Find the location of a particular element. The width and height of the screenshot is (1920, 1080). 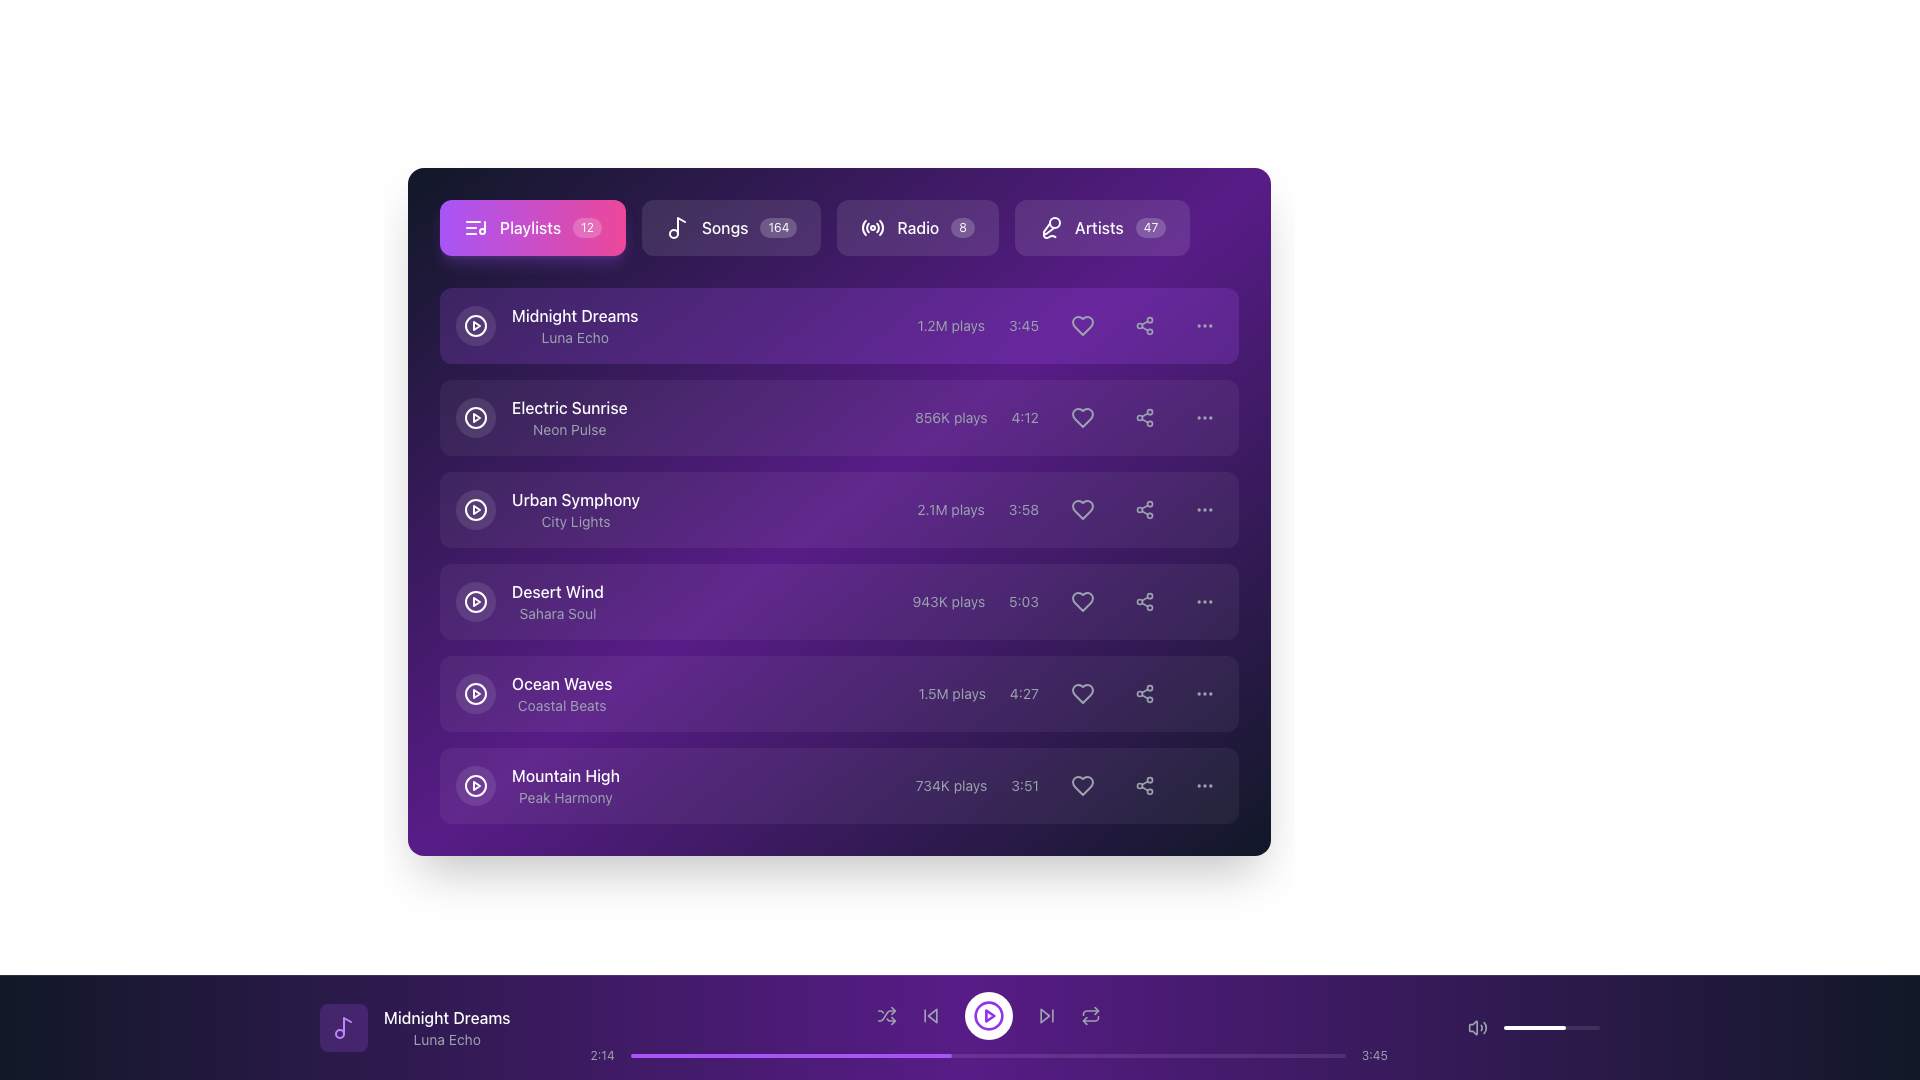

the volume level is located at coordinates (1528, 1028).